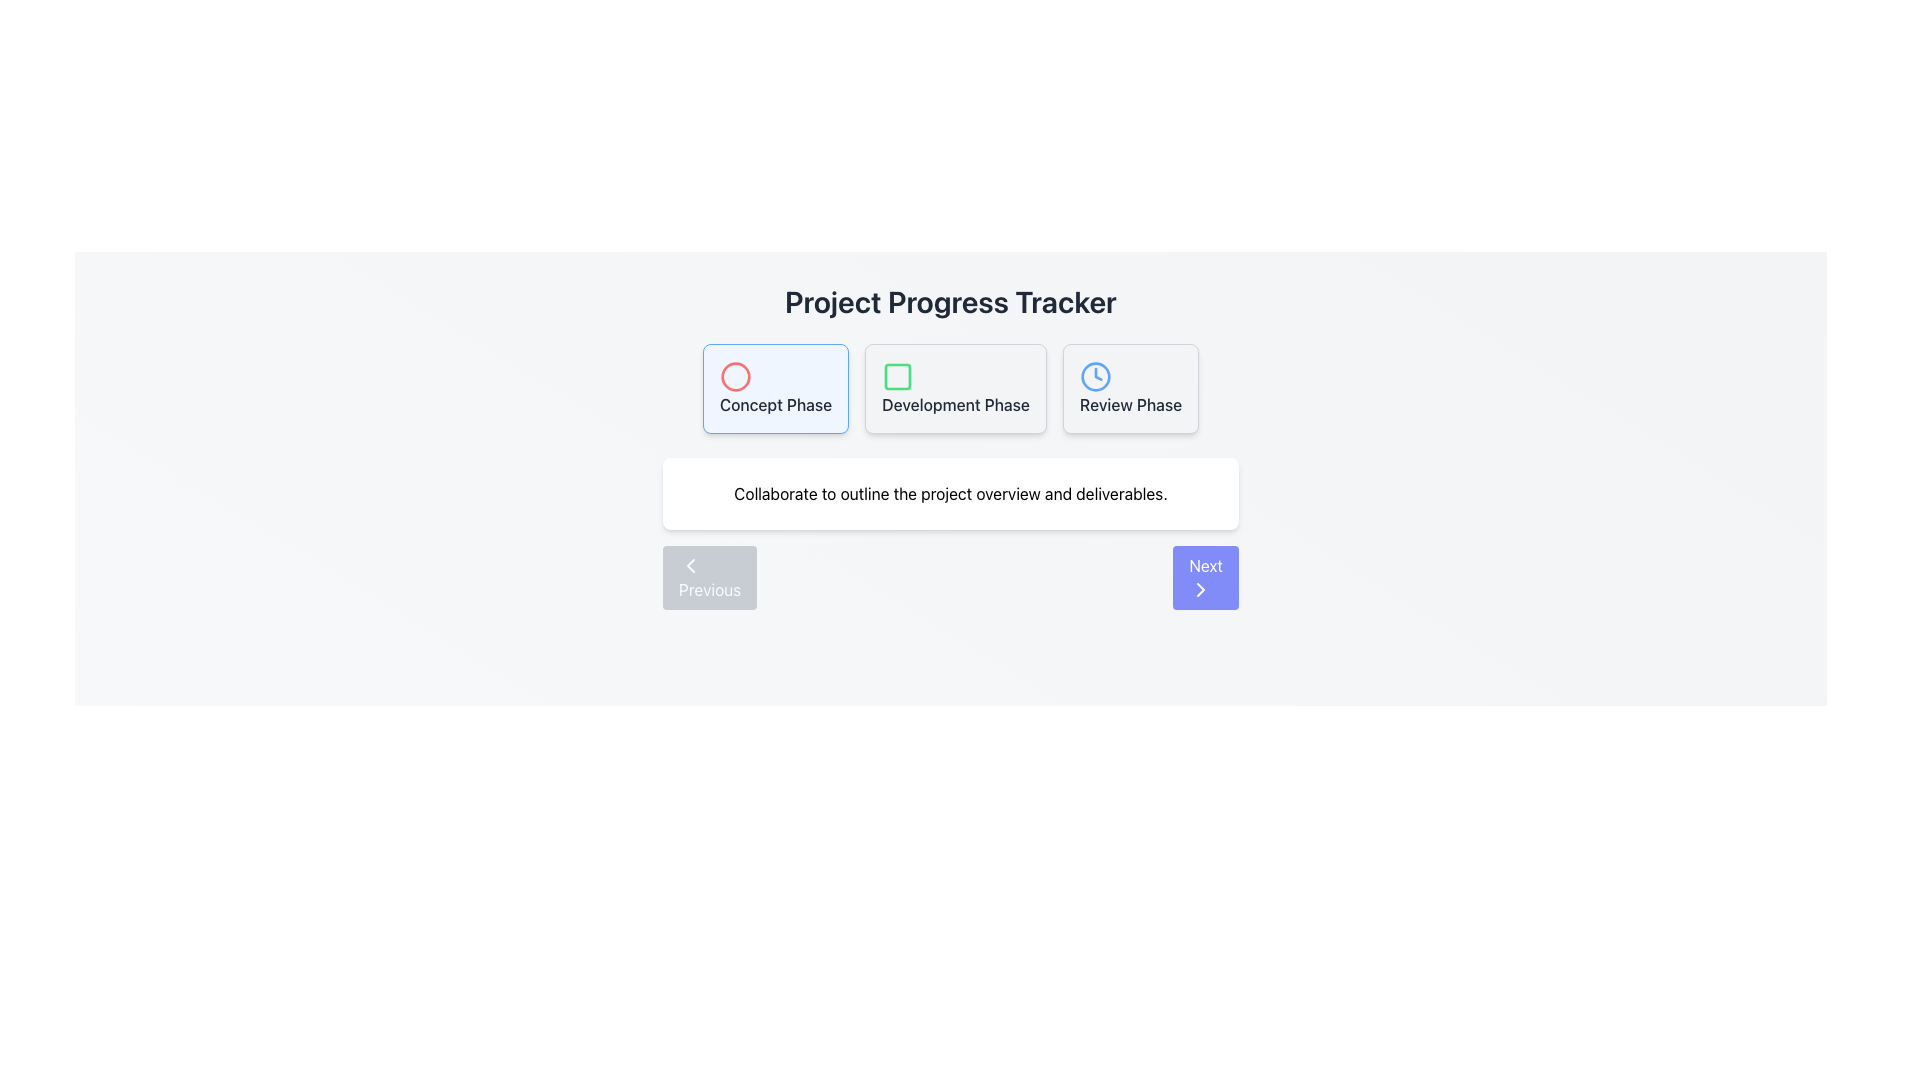 This screenshot has height=1080, width=1920. I want to click on the decorative icon representing the 'Concept Phase' status, situated near the title 'Concept Phase', so click(734, 377).